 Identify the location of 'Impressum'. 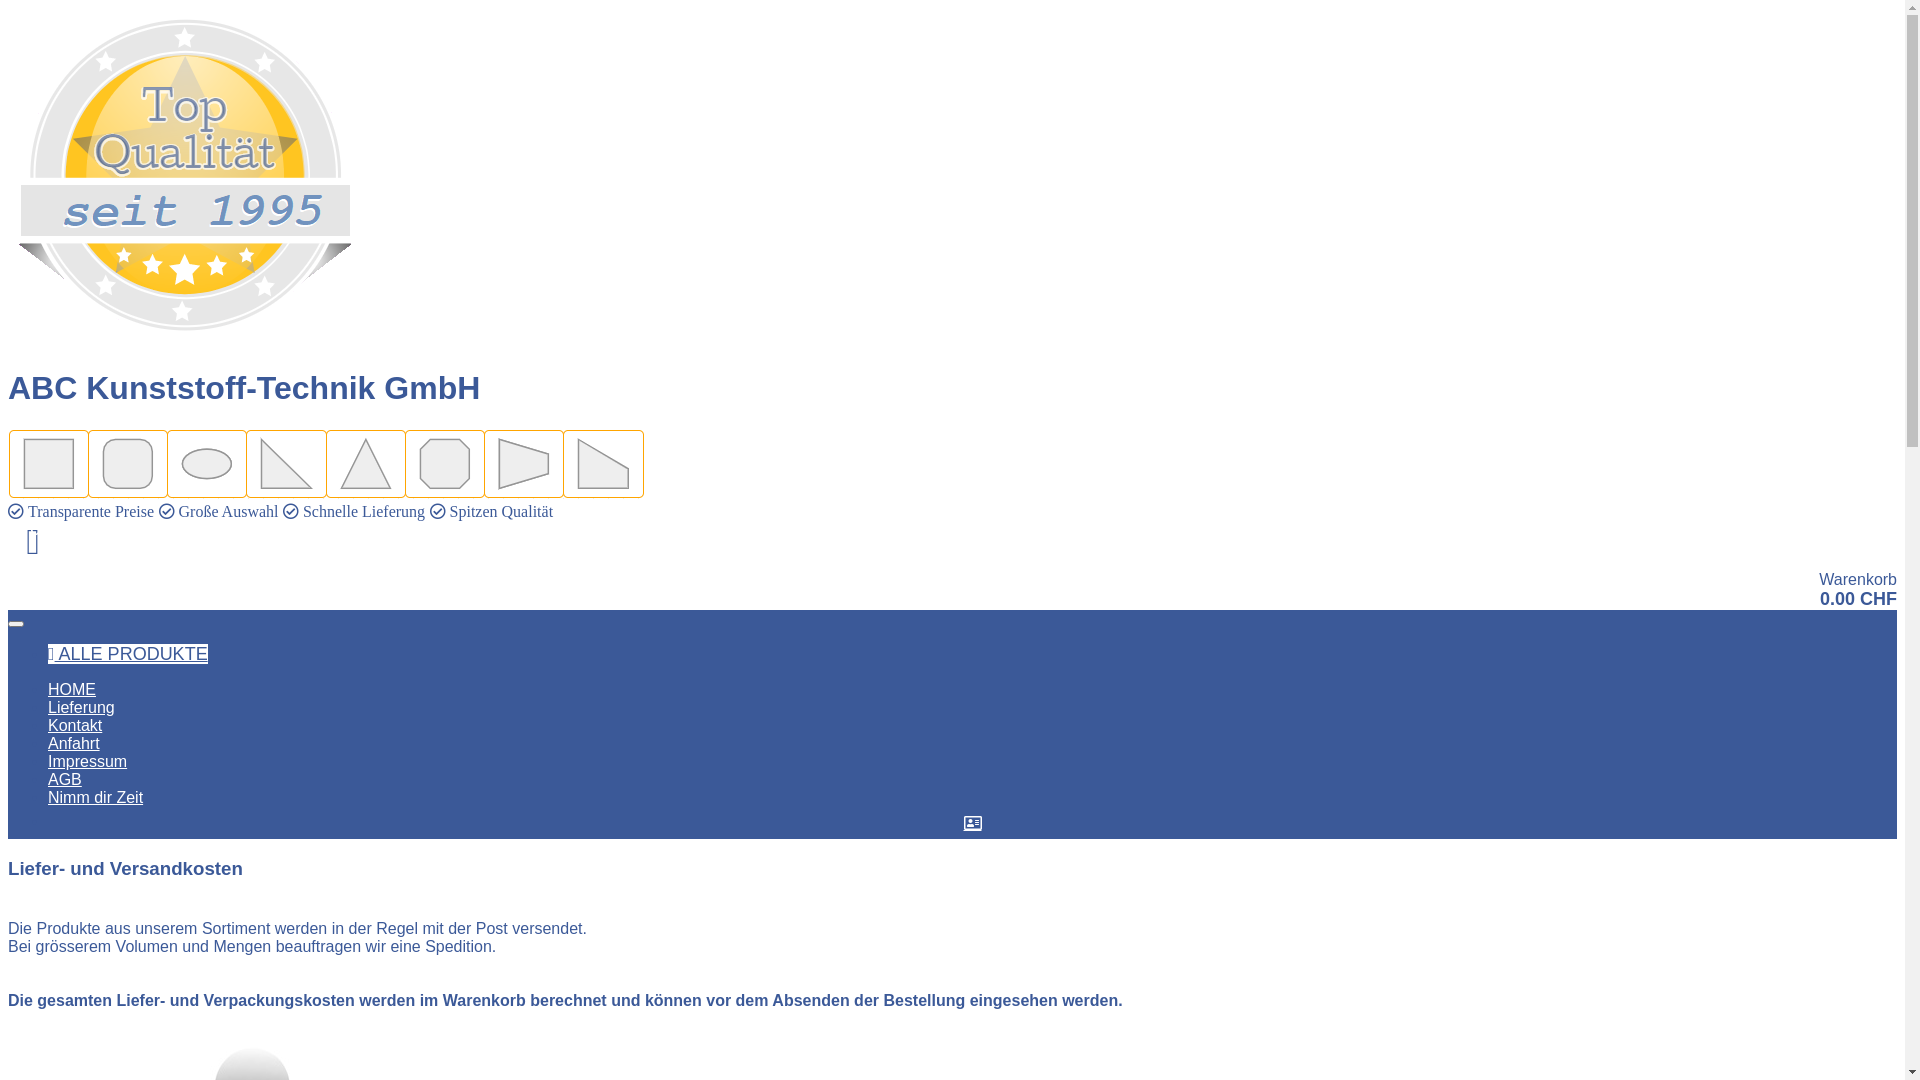
(86, 761).